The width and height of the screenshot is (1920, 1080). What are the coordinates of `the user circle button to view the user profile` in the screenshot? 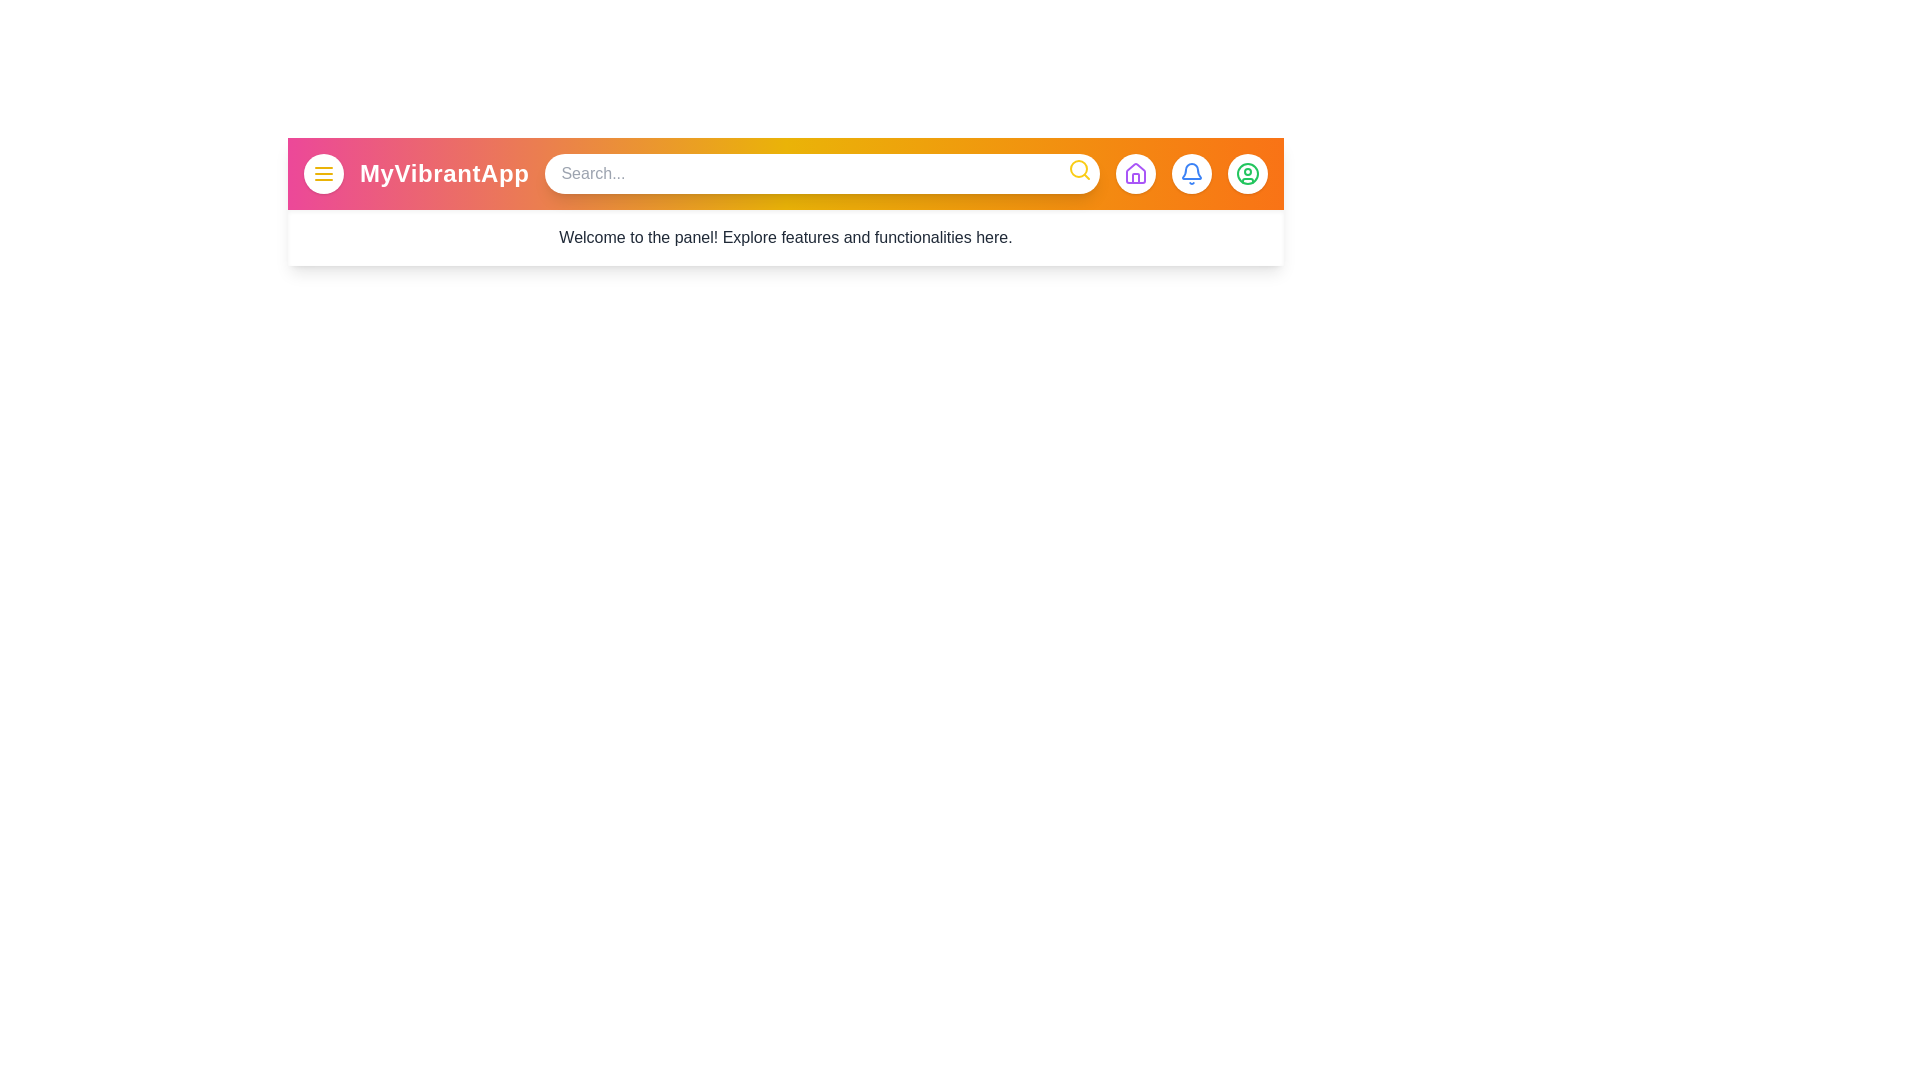 It's located at (1247, 172).